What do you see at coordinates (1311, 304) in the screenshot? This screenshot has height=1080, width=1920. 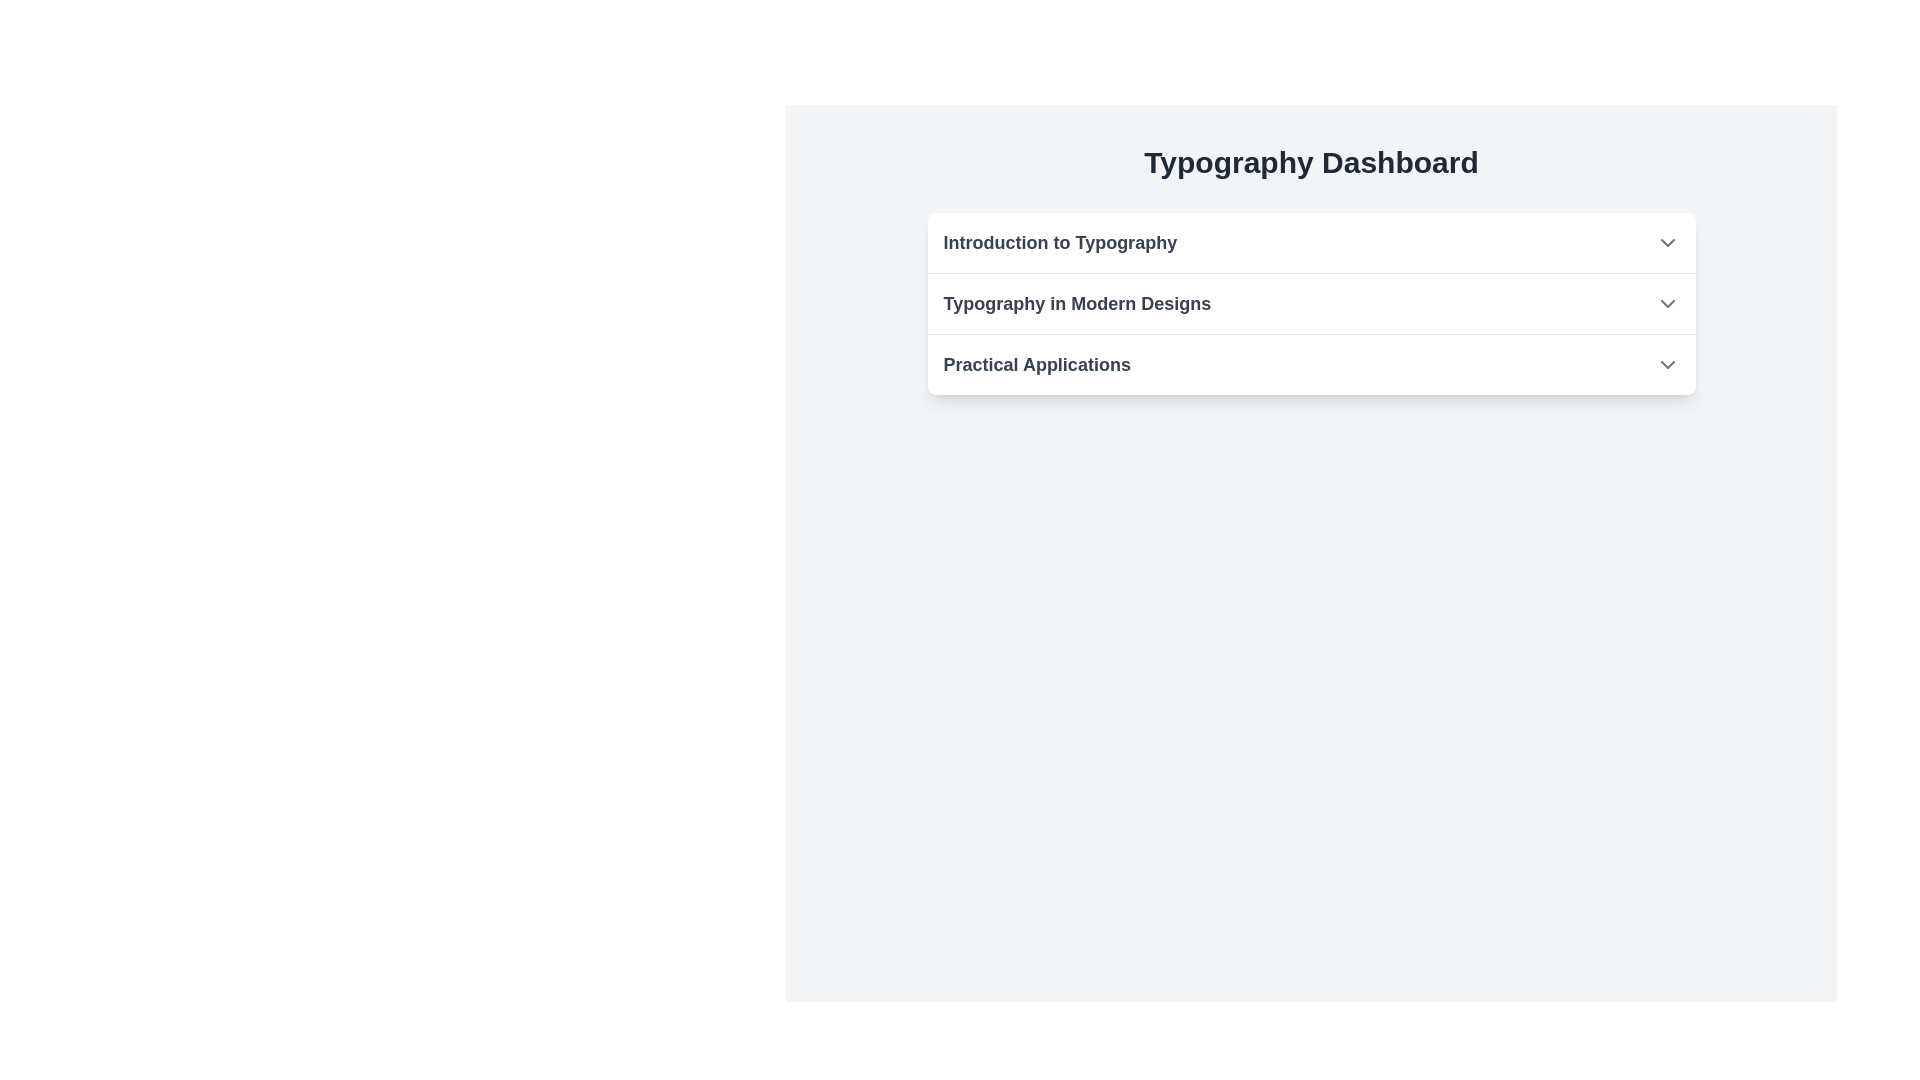 I see `the second item` at bounding box center [1311, 304].